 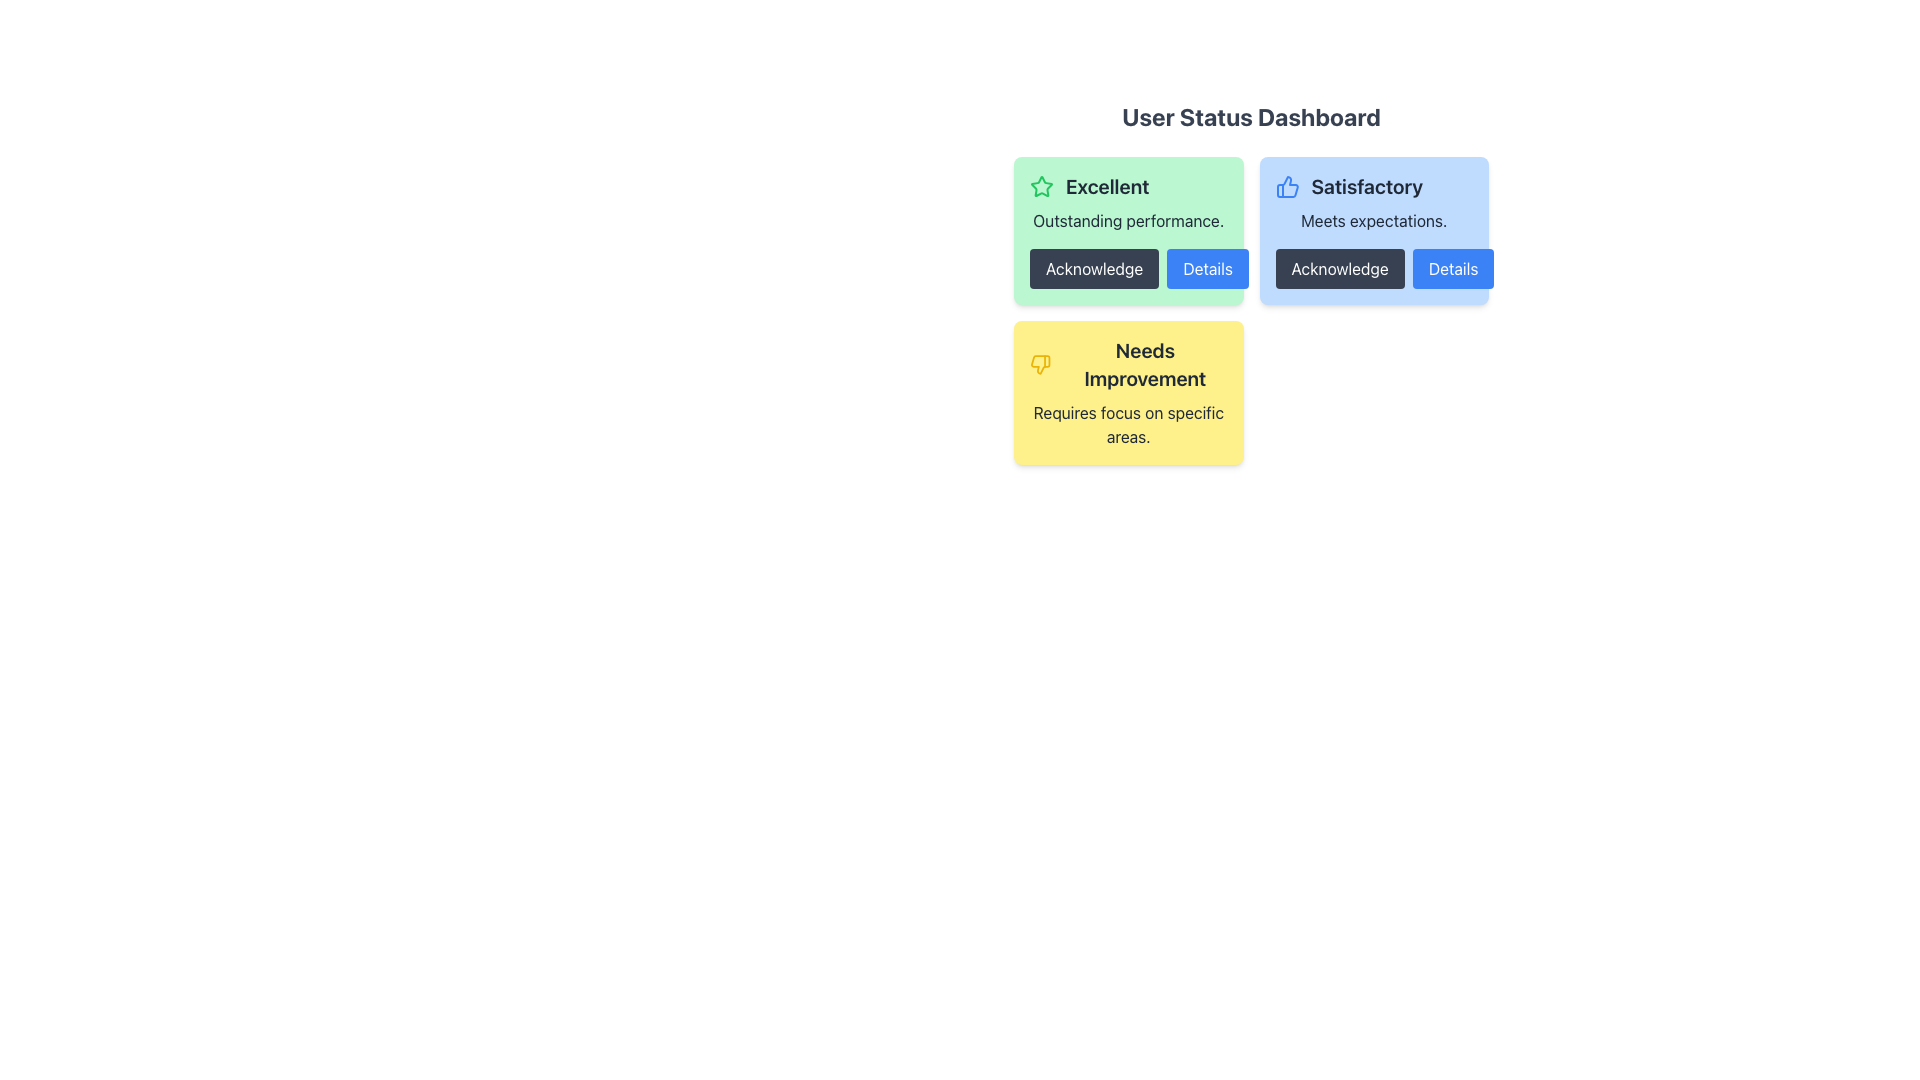 What do you see at coordinates (1040, 186) in the screenshot?
I see `the star icon representing the 'Excellent' category in the User Status Dashboard, located in the top-left corner of the green card` at bounding box center [1040, 186].